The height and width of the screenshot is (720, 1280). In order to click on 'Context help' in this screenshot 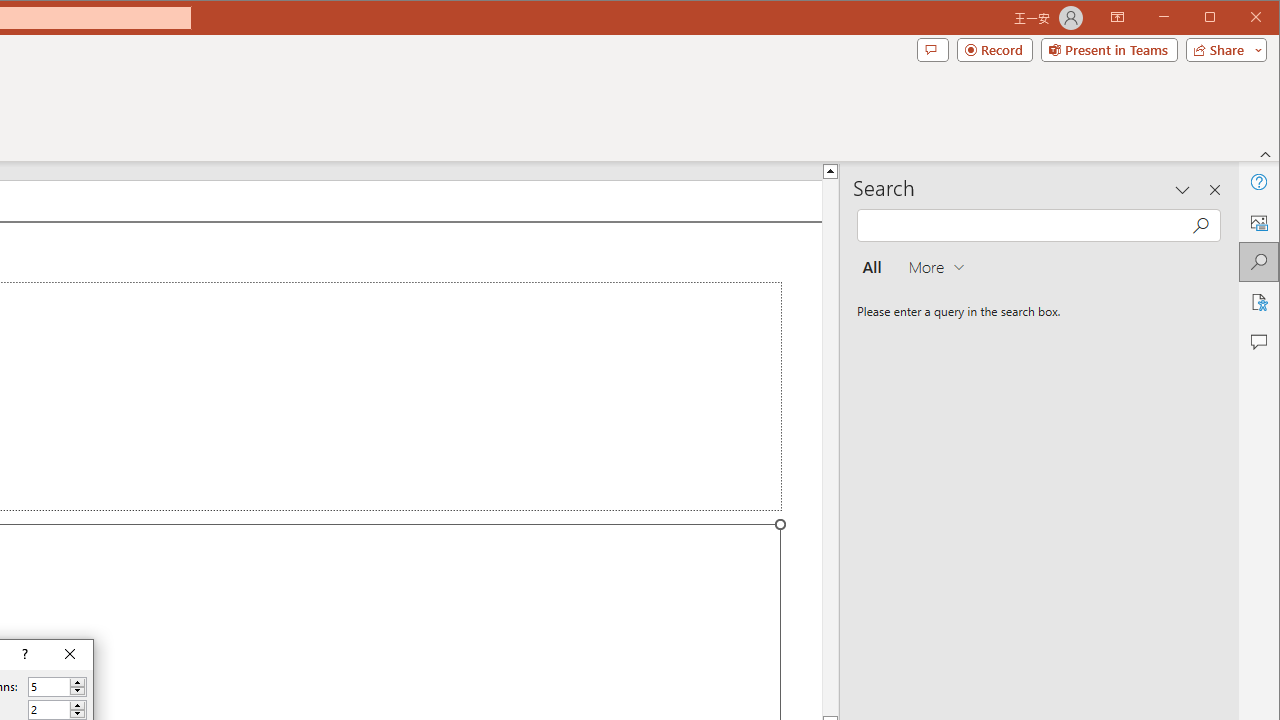, I will do `click(23, 655)`.